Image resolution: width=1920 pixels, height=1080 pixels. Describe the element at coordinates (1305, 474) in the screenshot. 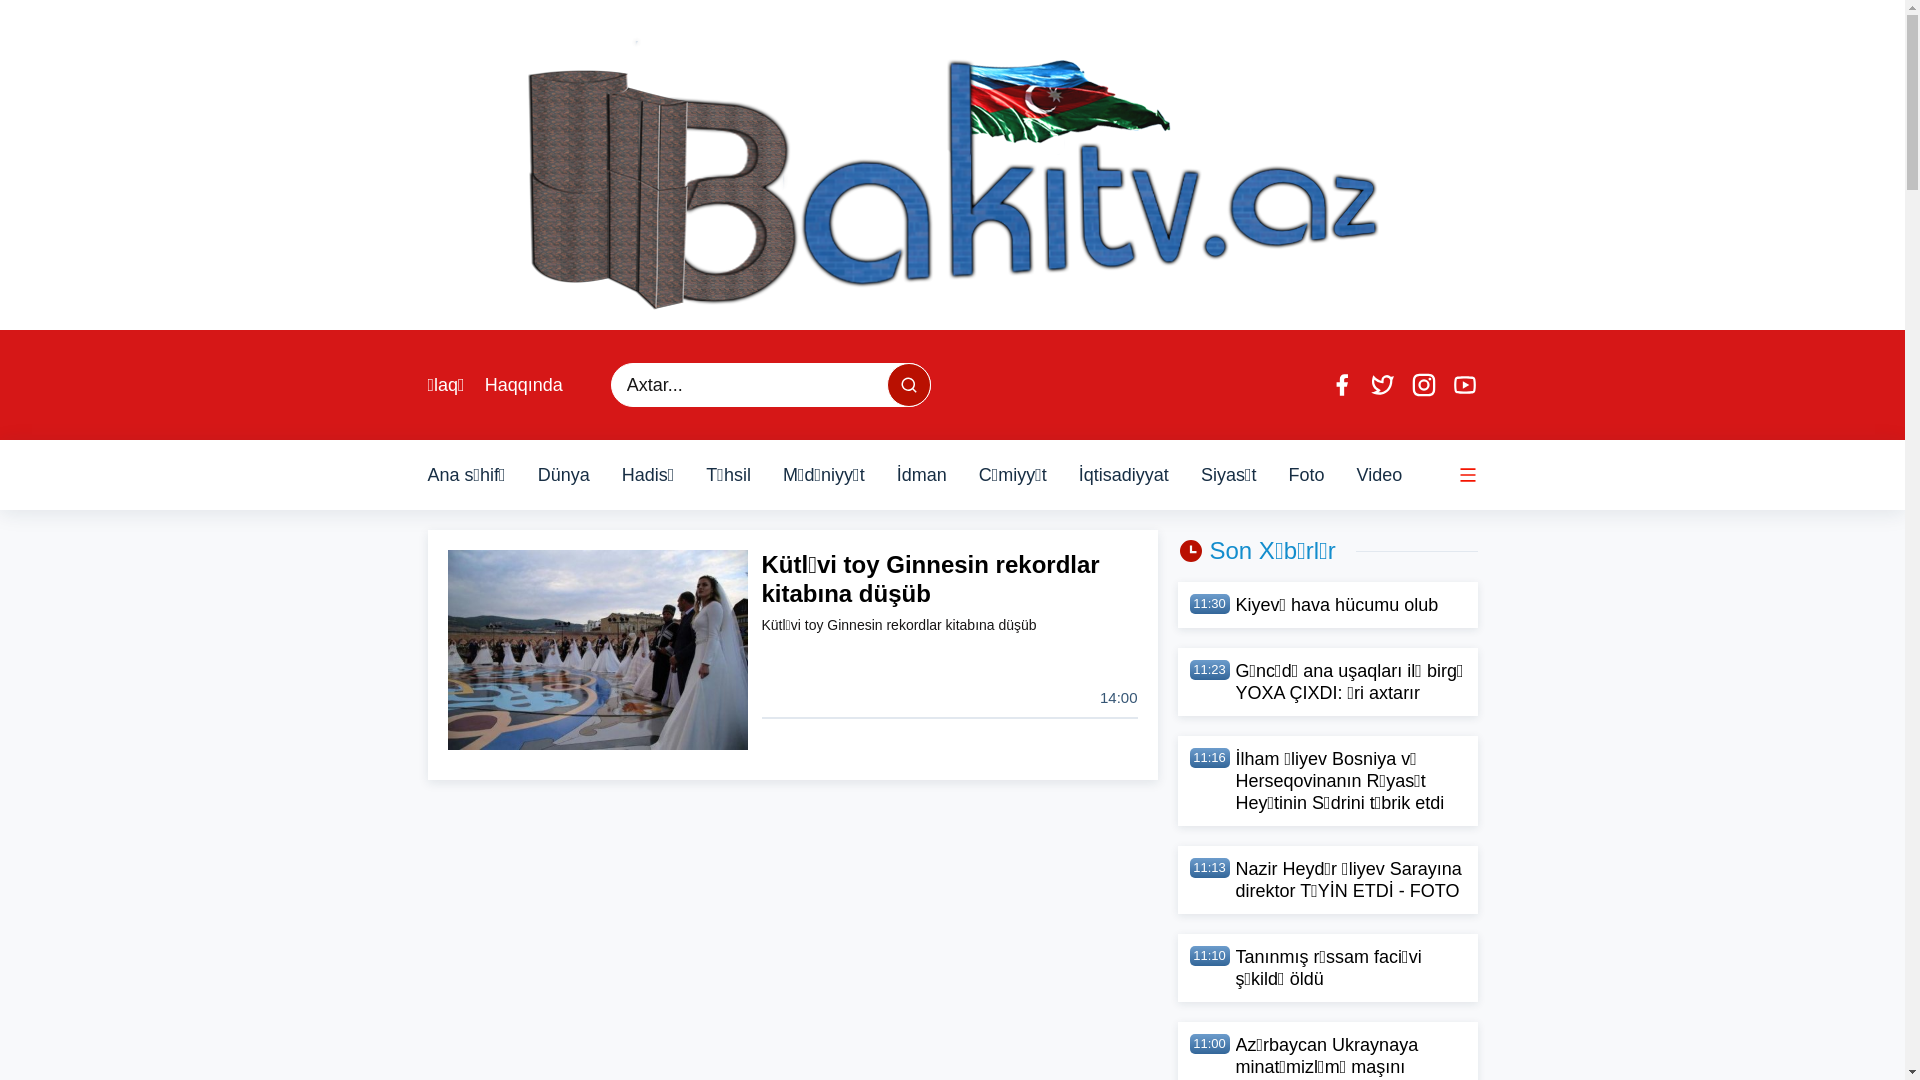

I see `'Foto'` at that location.